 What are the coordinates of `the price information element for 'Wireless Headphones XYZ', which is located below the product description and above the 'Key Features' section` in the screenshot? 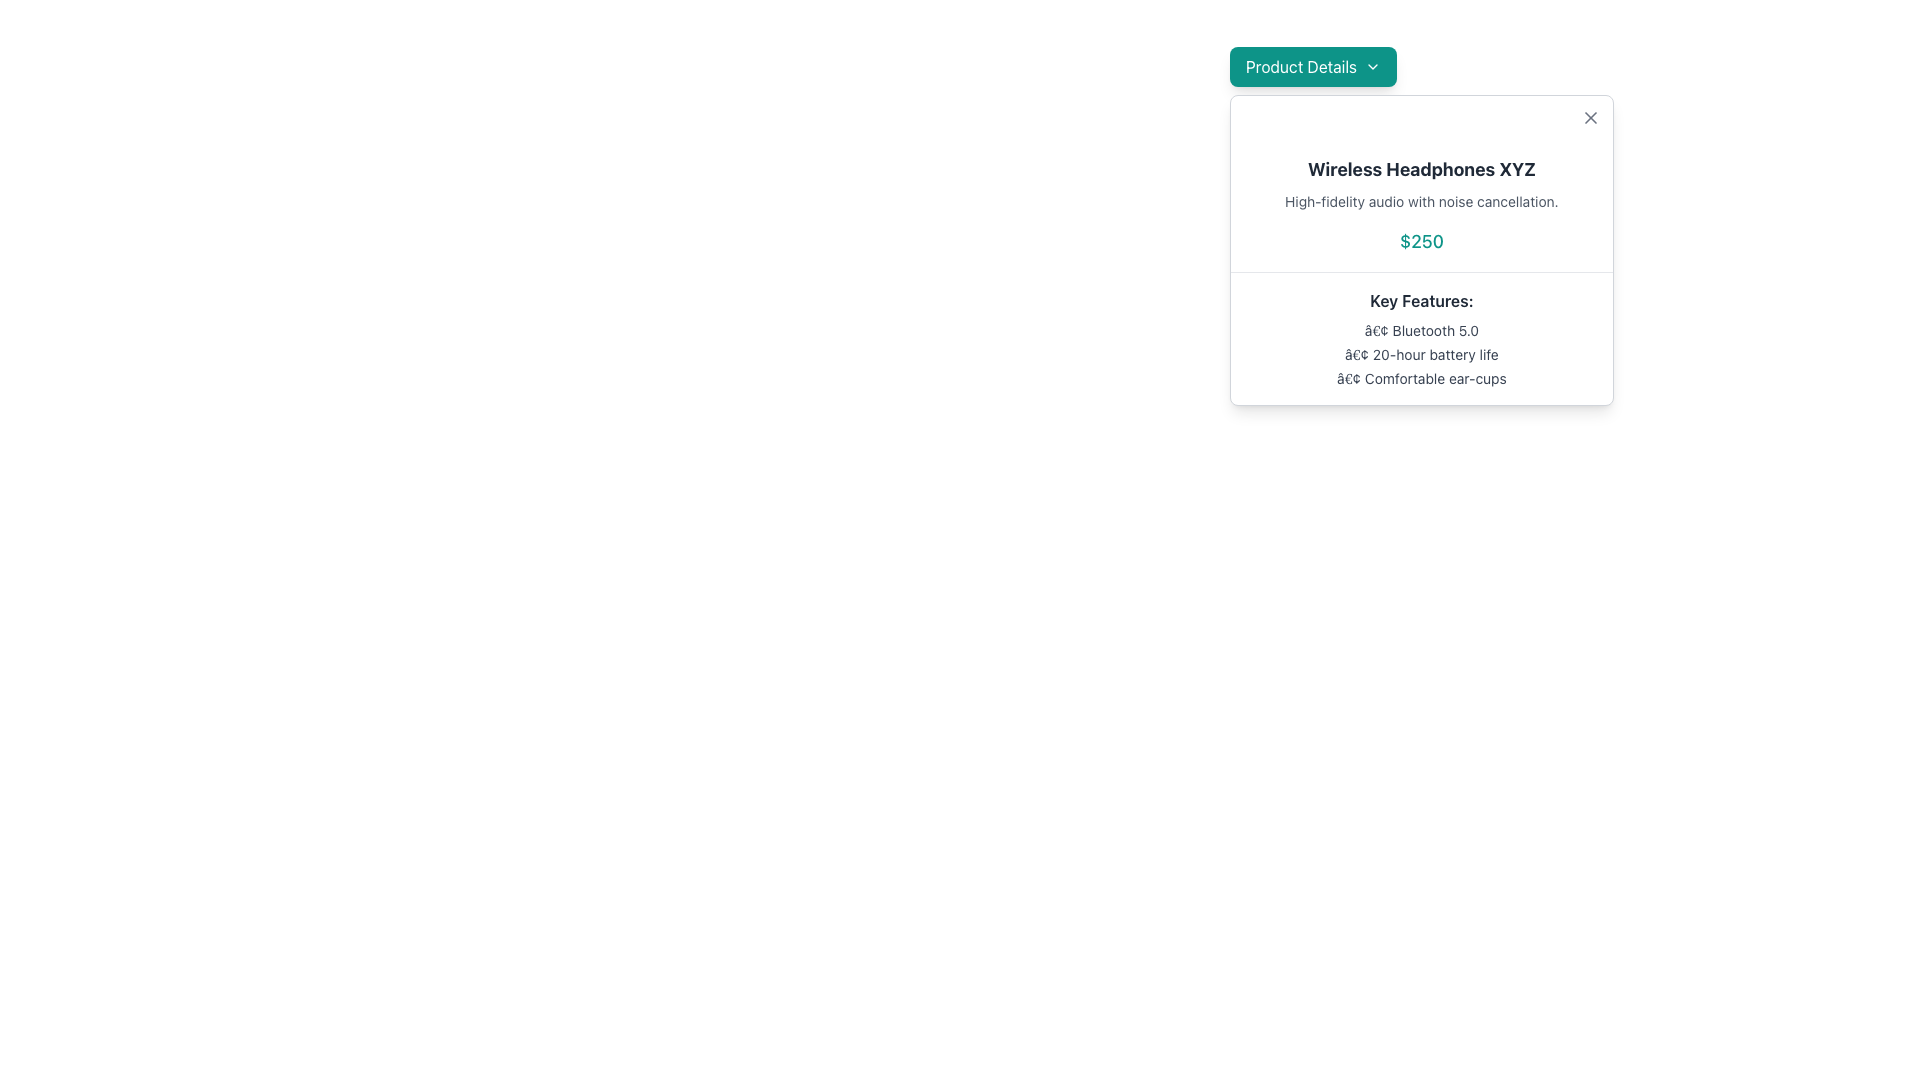 It's located at (1420, 241).